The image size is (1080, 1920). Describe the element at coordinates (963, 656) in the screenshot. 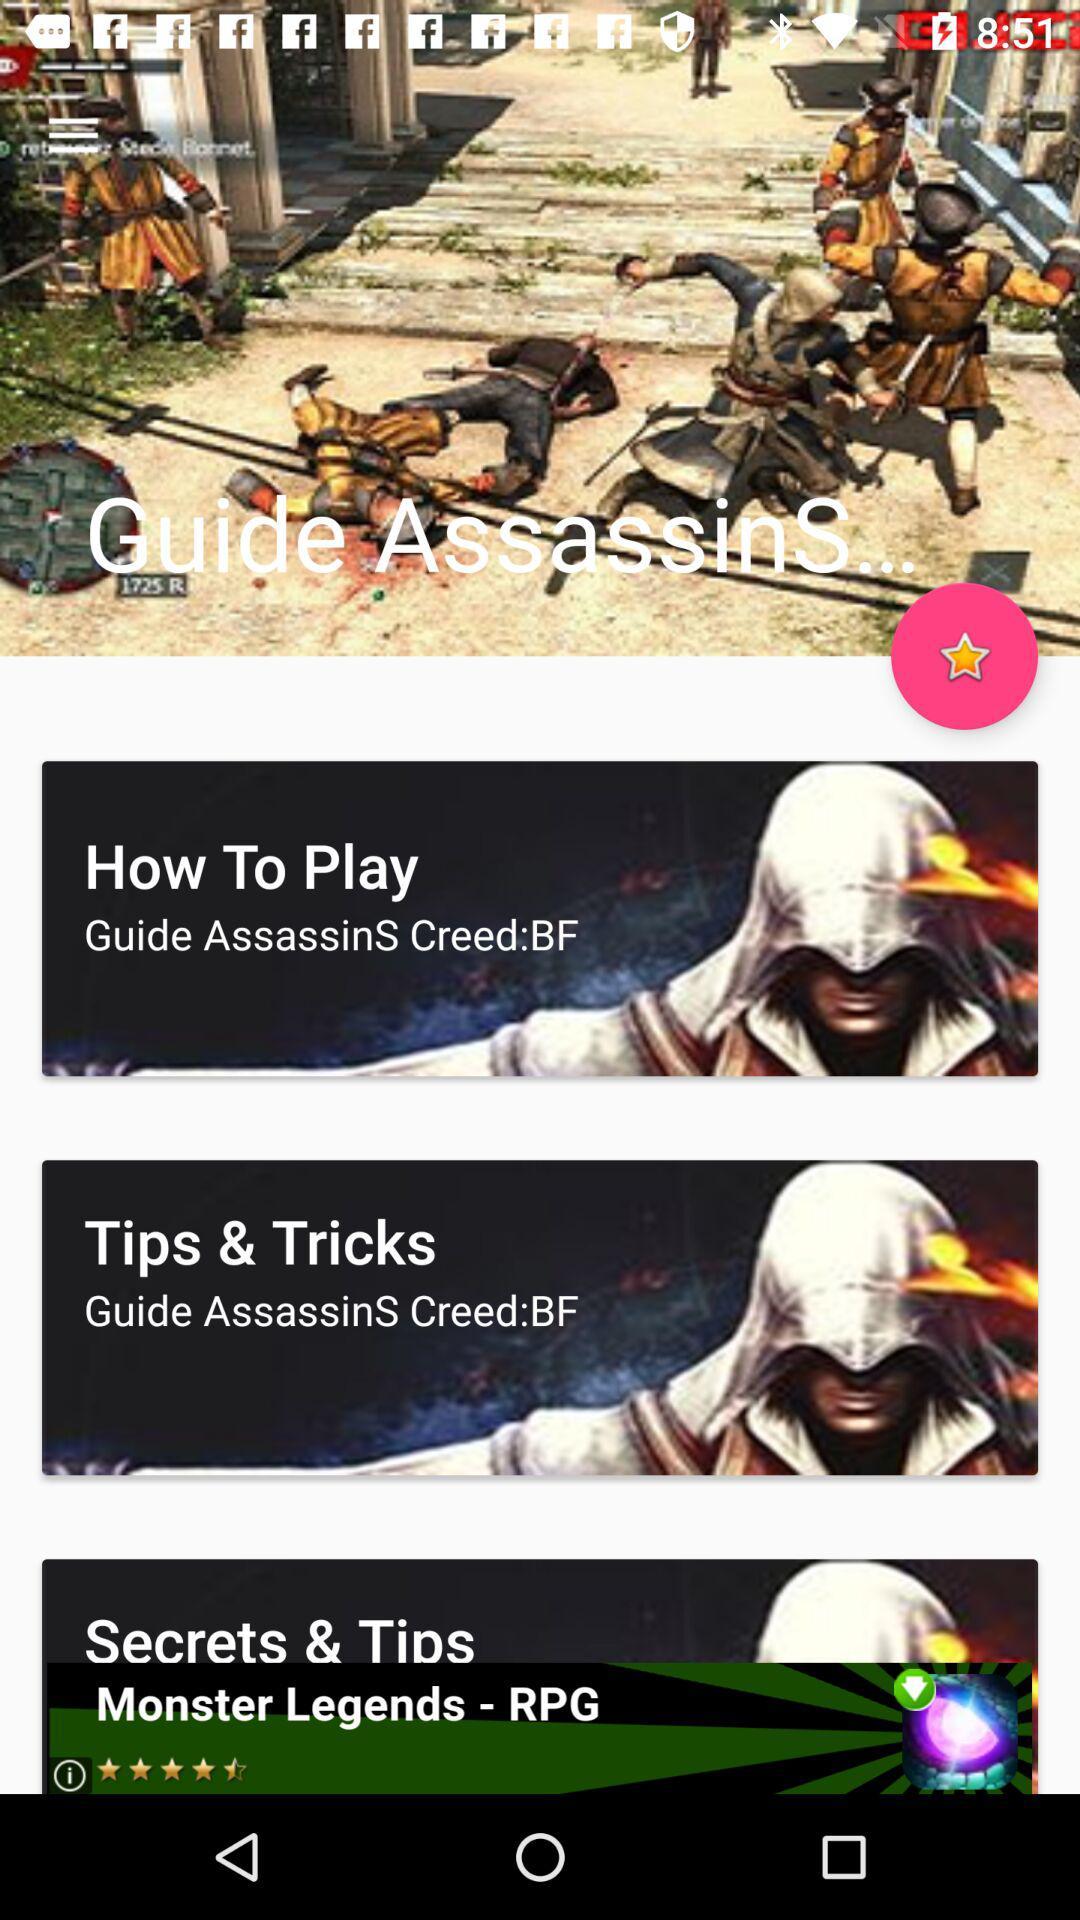

I see `the star icon` at that location.